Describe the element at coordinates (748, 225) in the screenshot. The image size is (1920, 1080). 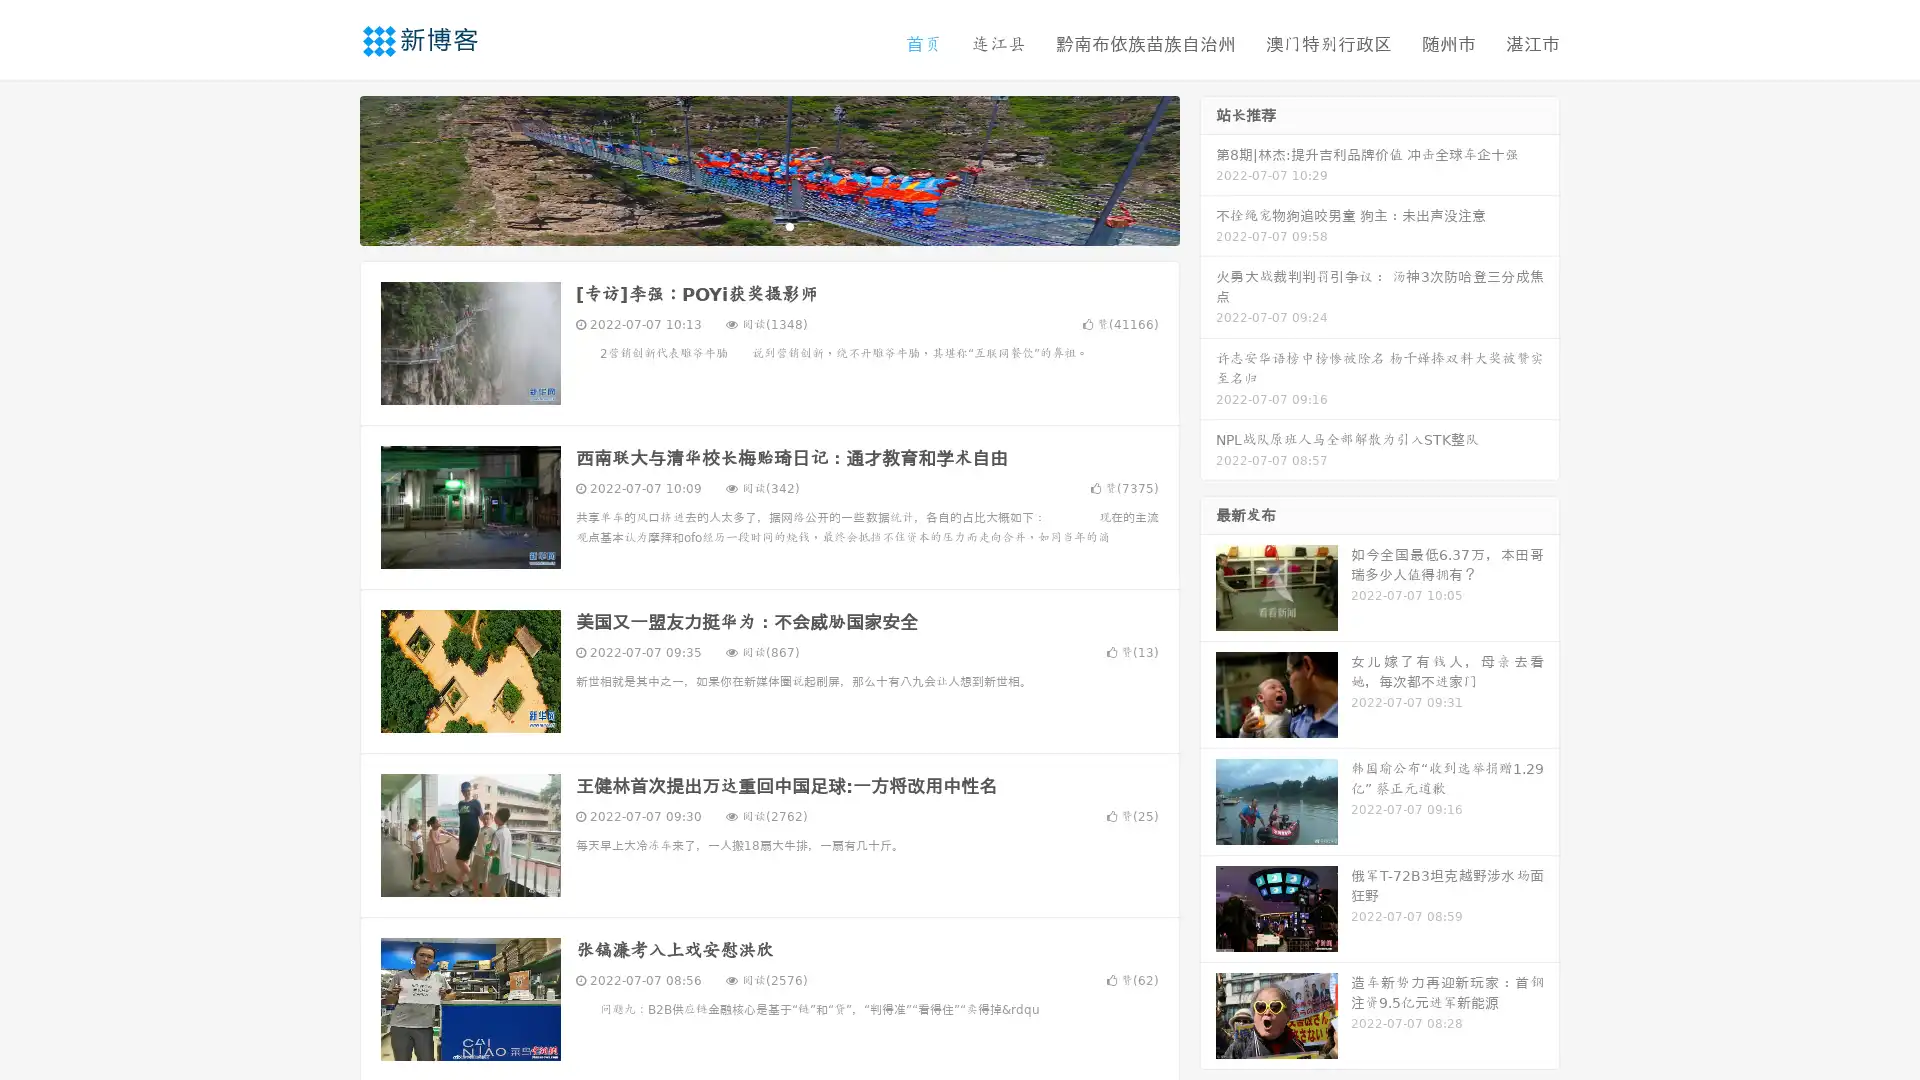
I see `Go to slide 1` at that location.